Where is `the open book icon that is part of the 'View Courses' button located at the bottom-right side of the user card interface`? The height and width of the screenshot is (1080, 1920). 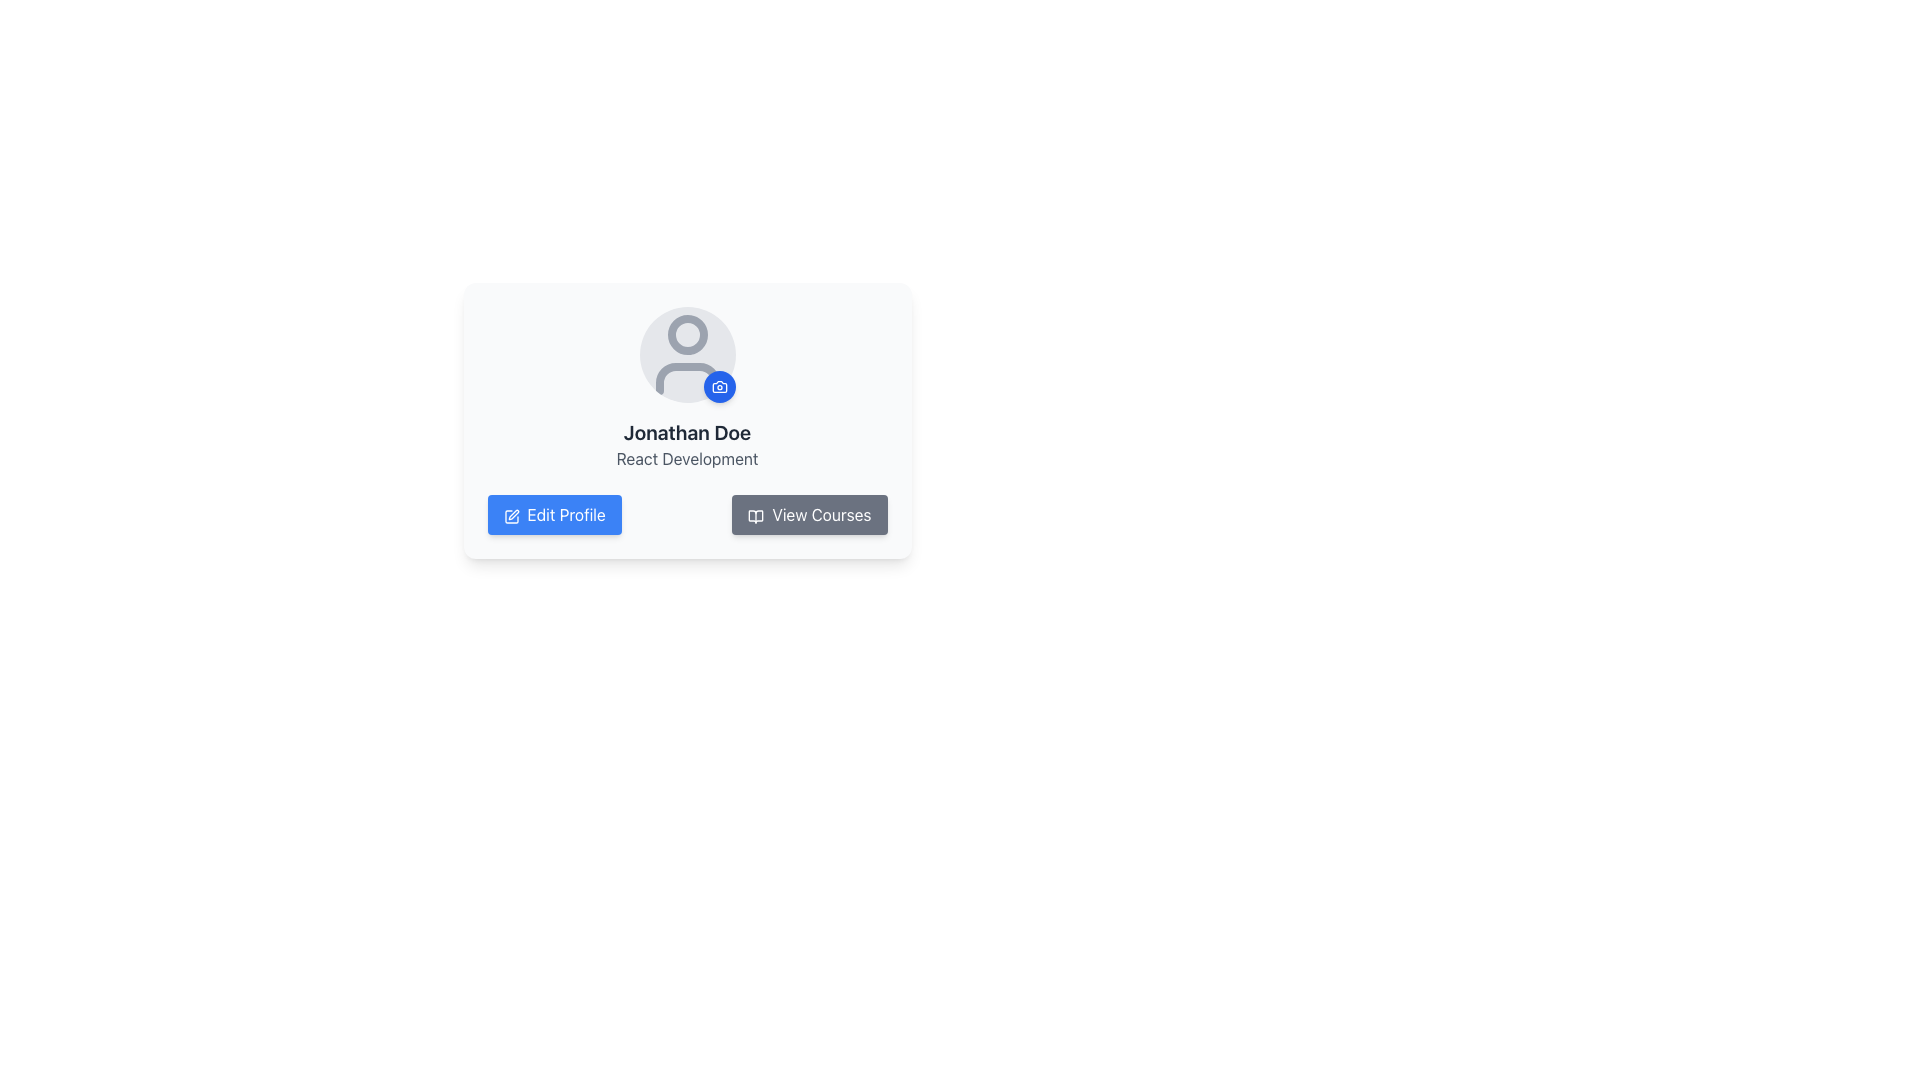 the open book icon that is part of the 'View Courses' button located at the bottom-right side of the user card interface is located at coordinates (755, 515).